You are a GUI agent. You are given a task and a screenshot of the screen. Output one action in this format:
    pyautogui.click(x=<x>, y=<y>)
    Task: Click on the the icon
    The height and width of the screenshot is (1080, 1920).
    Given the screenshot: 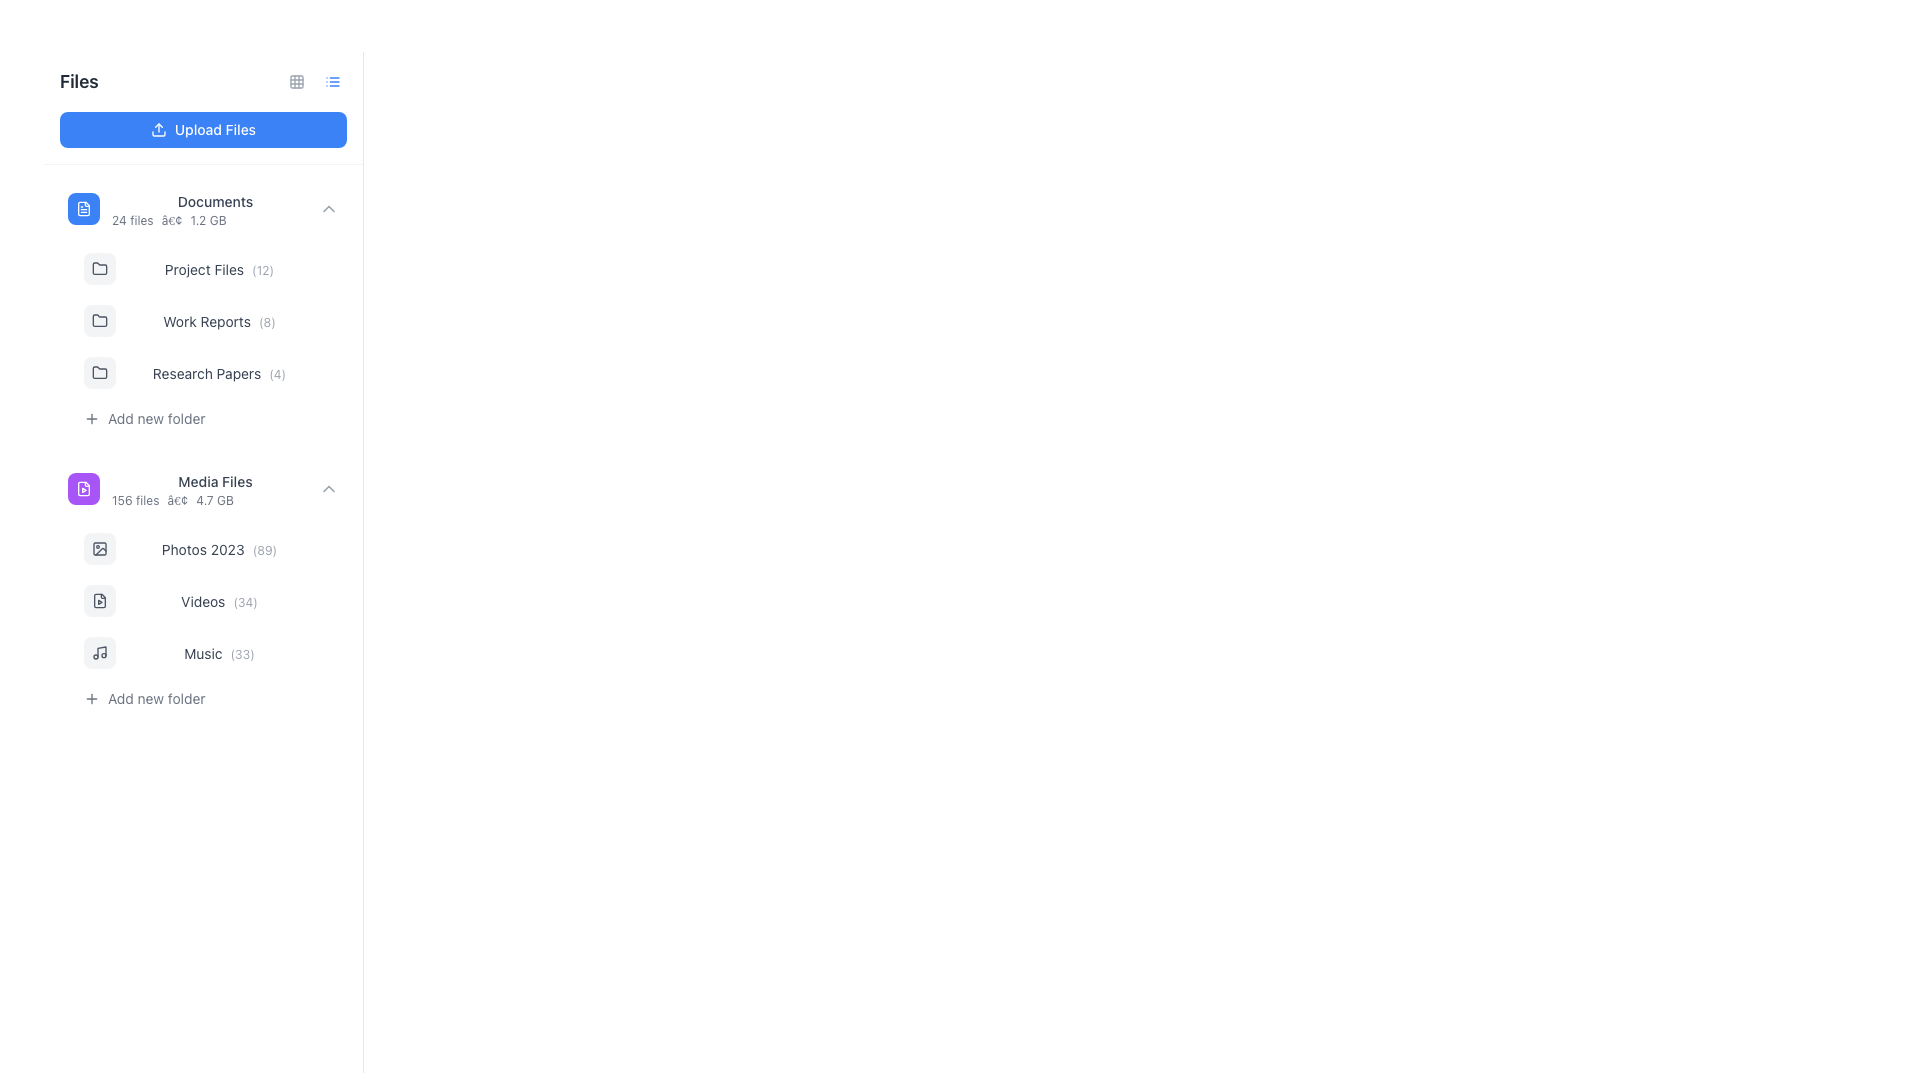 What is the action you would take?
    pyautogui.click(x=332, y=80)
    